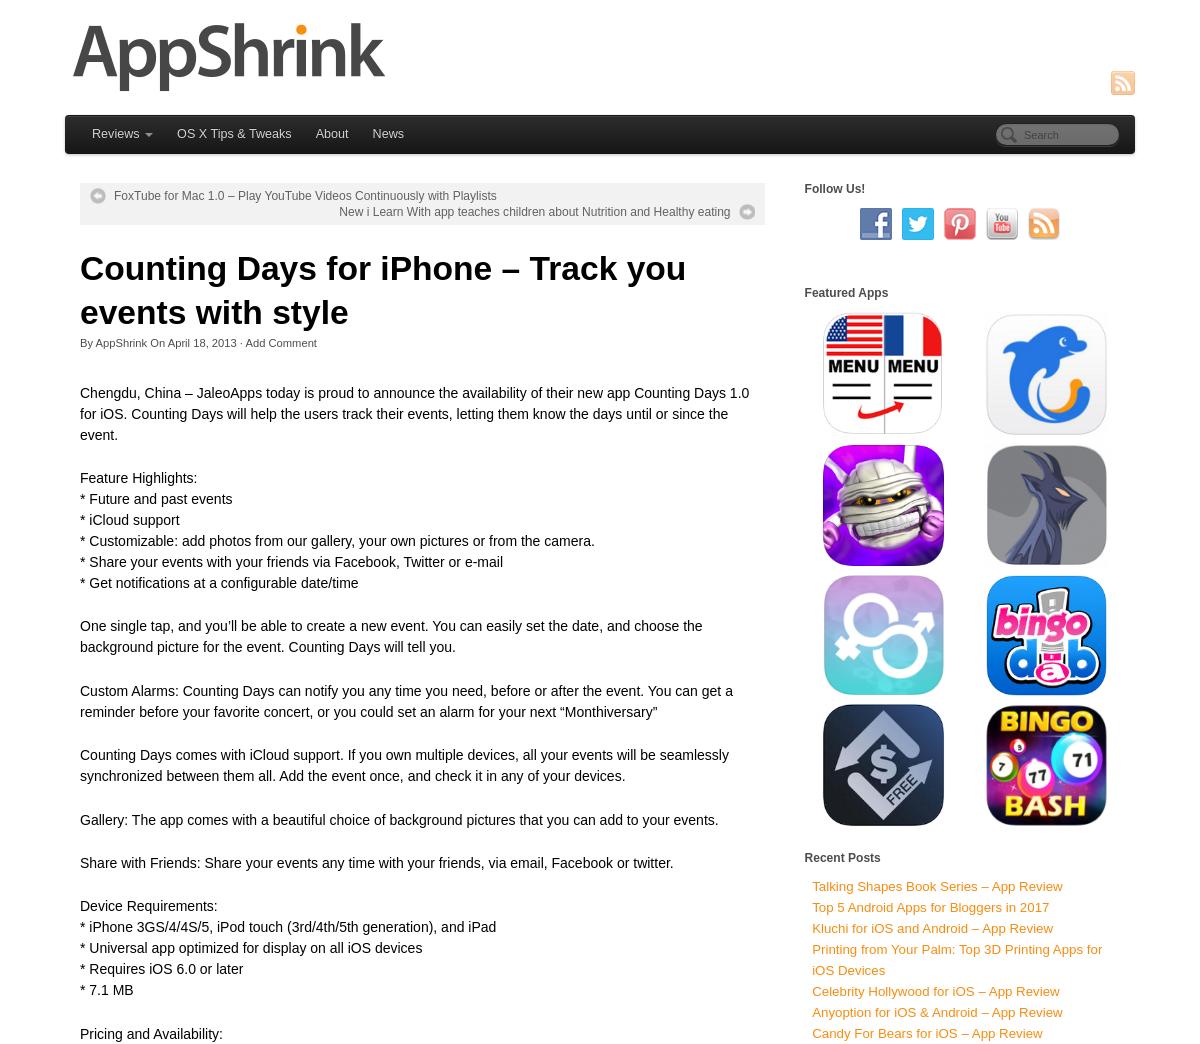 Image resolution: width=1200 pixels, height=1044 pixels. Describe the element at coordinates (833, 187) in the screenshot. I see `'Follow Us!'` at that location.